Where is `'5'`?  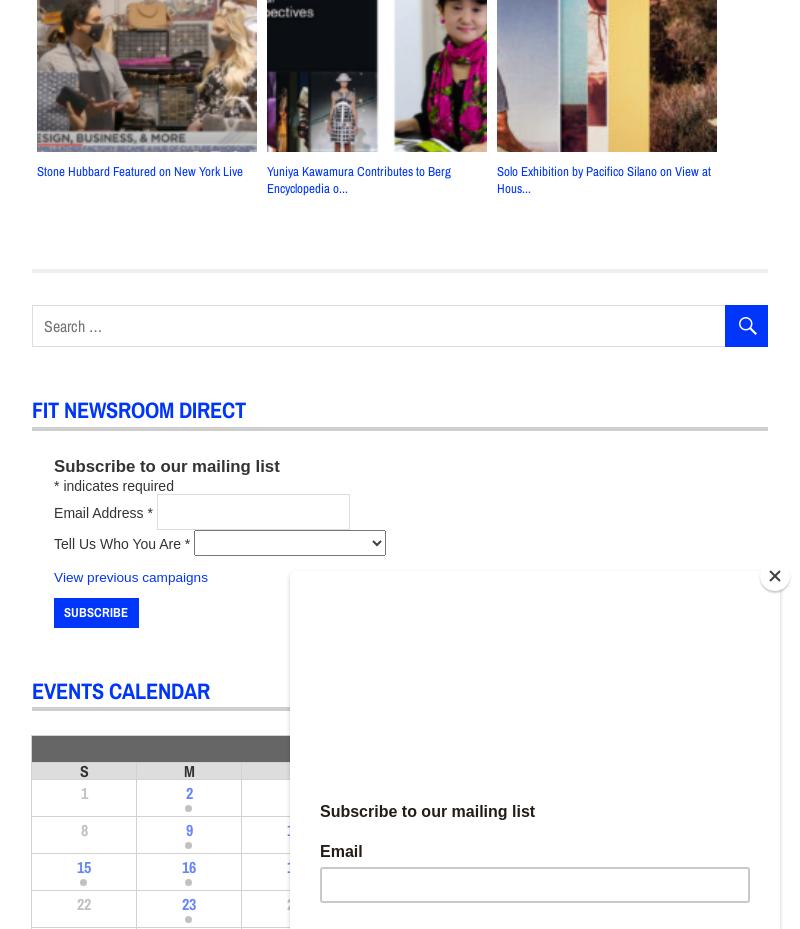 '5' is located at coordinates (502, 791).